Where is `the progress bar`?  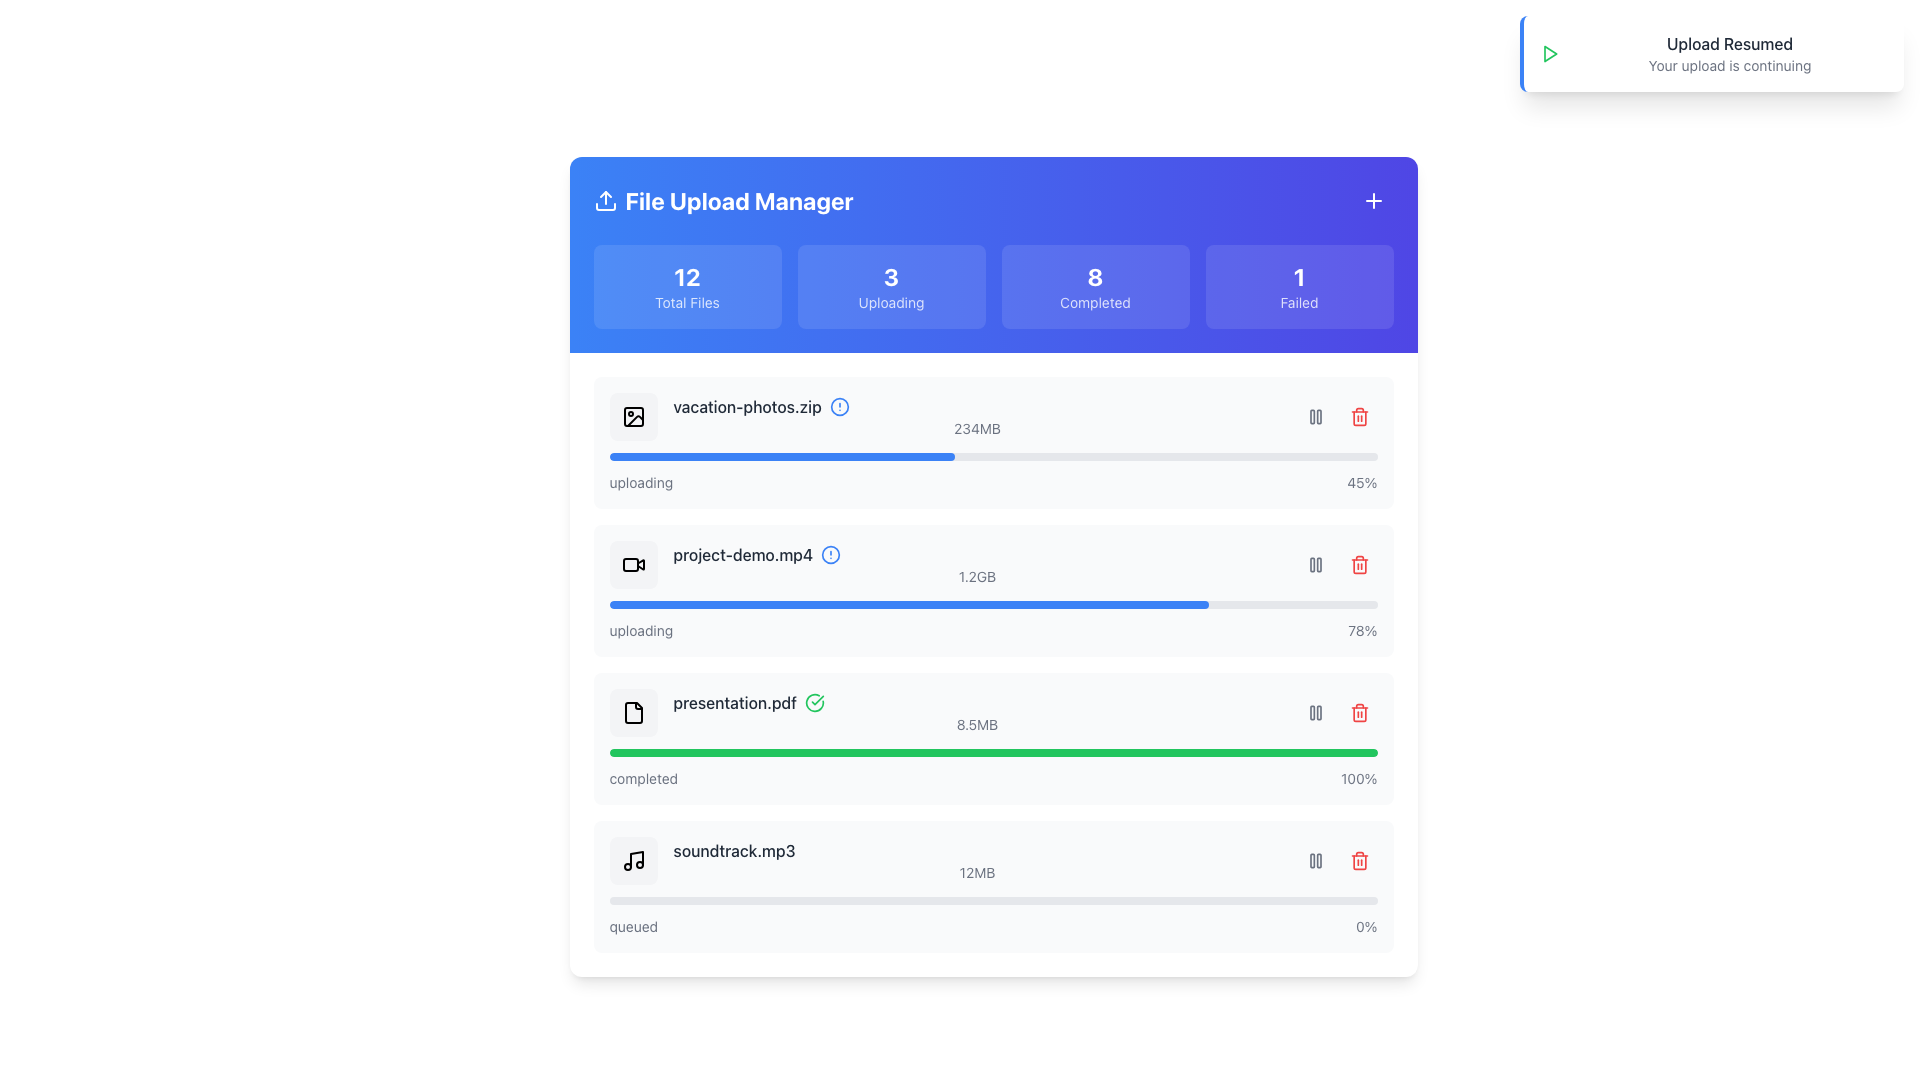
the progress bar is located at coordinates (657, 456).